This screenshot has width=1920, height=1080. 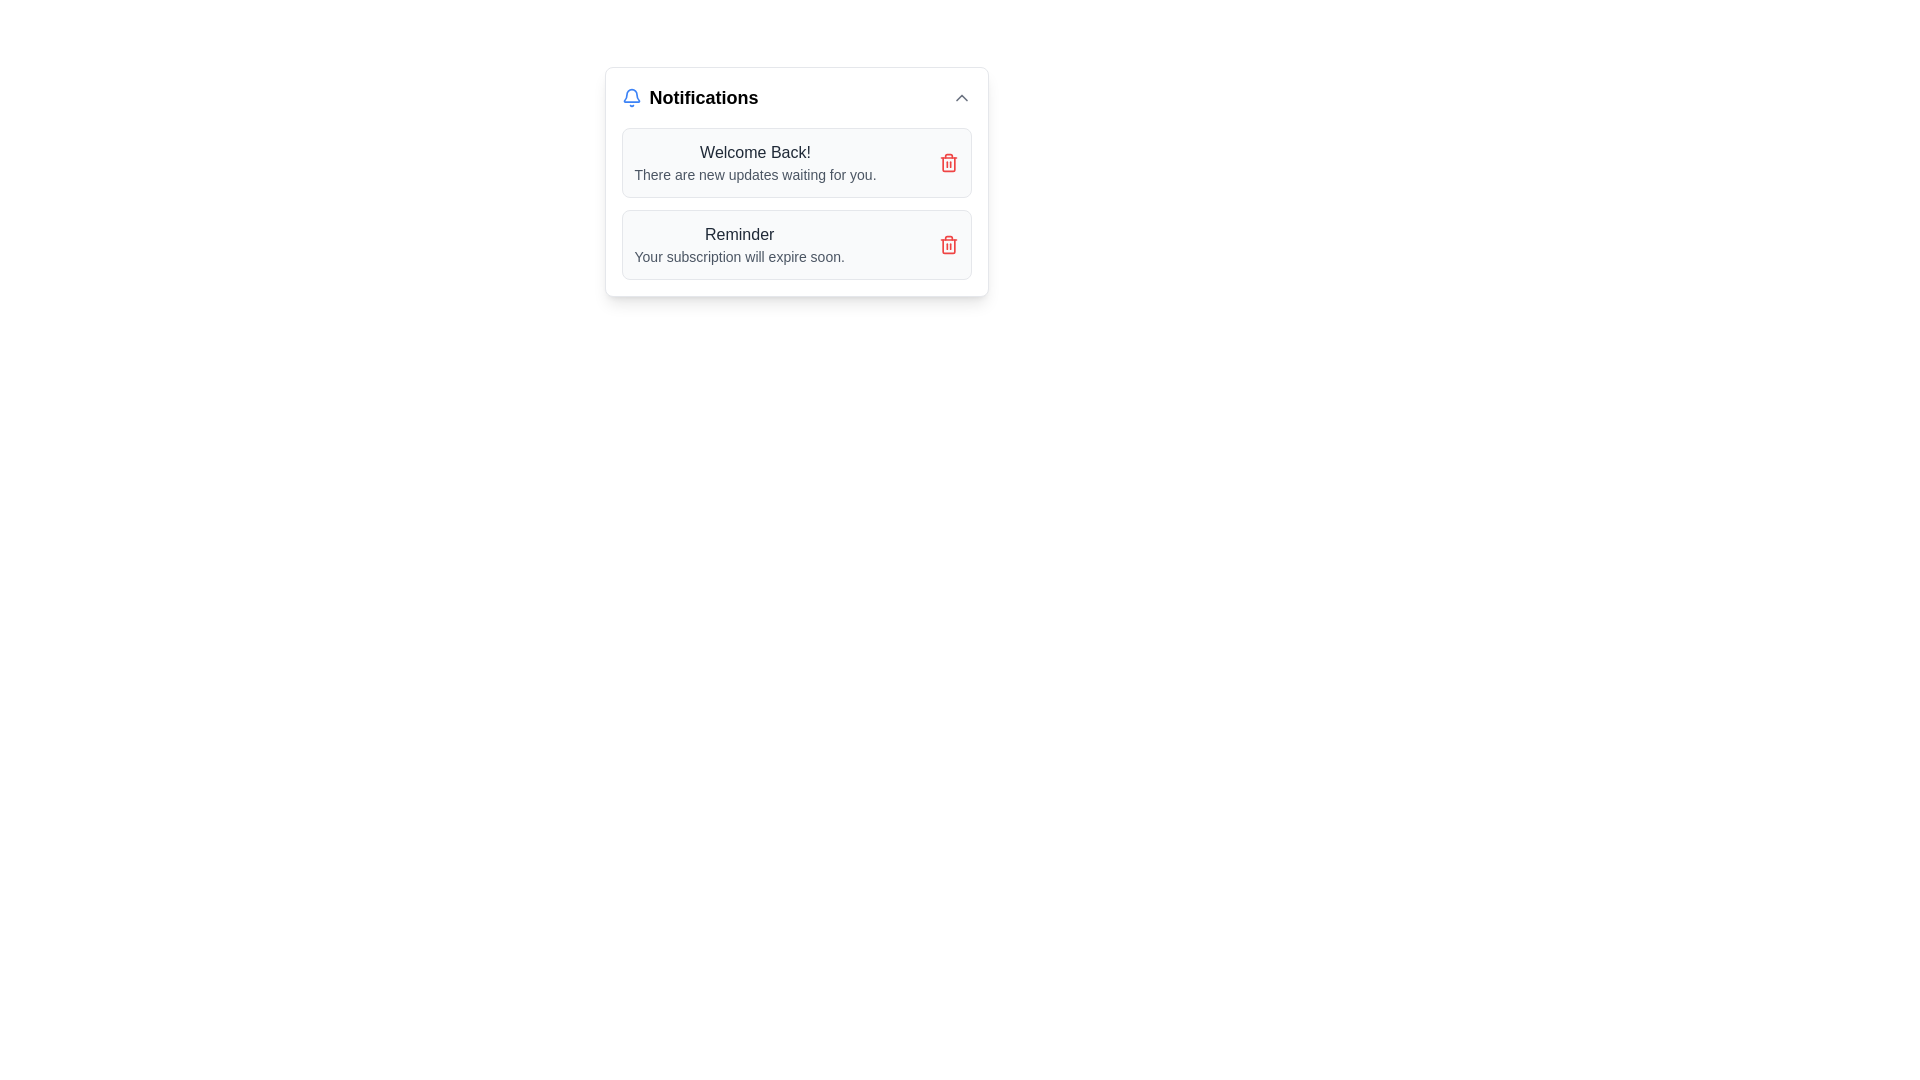 What do you see at coordinates (738, 244) in the screenshot?
I see `the 'Reminder' Notification Text Block element which contains the message 'Your subscription will expire soon.'` at bounding box center [738, 244].